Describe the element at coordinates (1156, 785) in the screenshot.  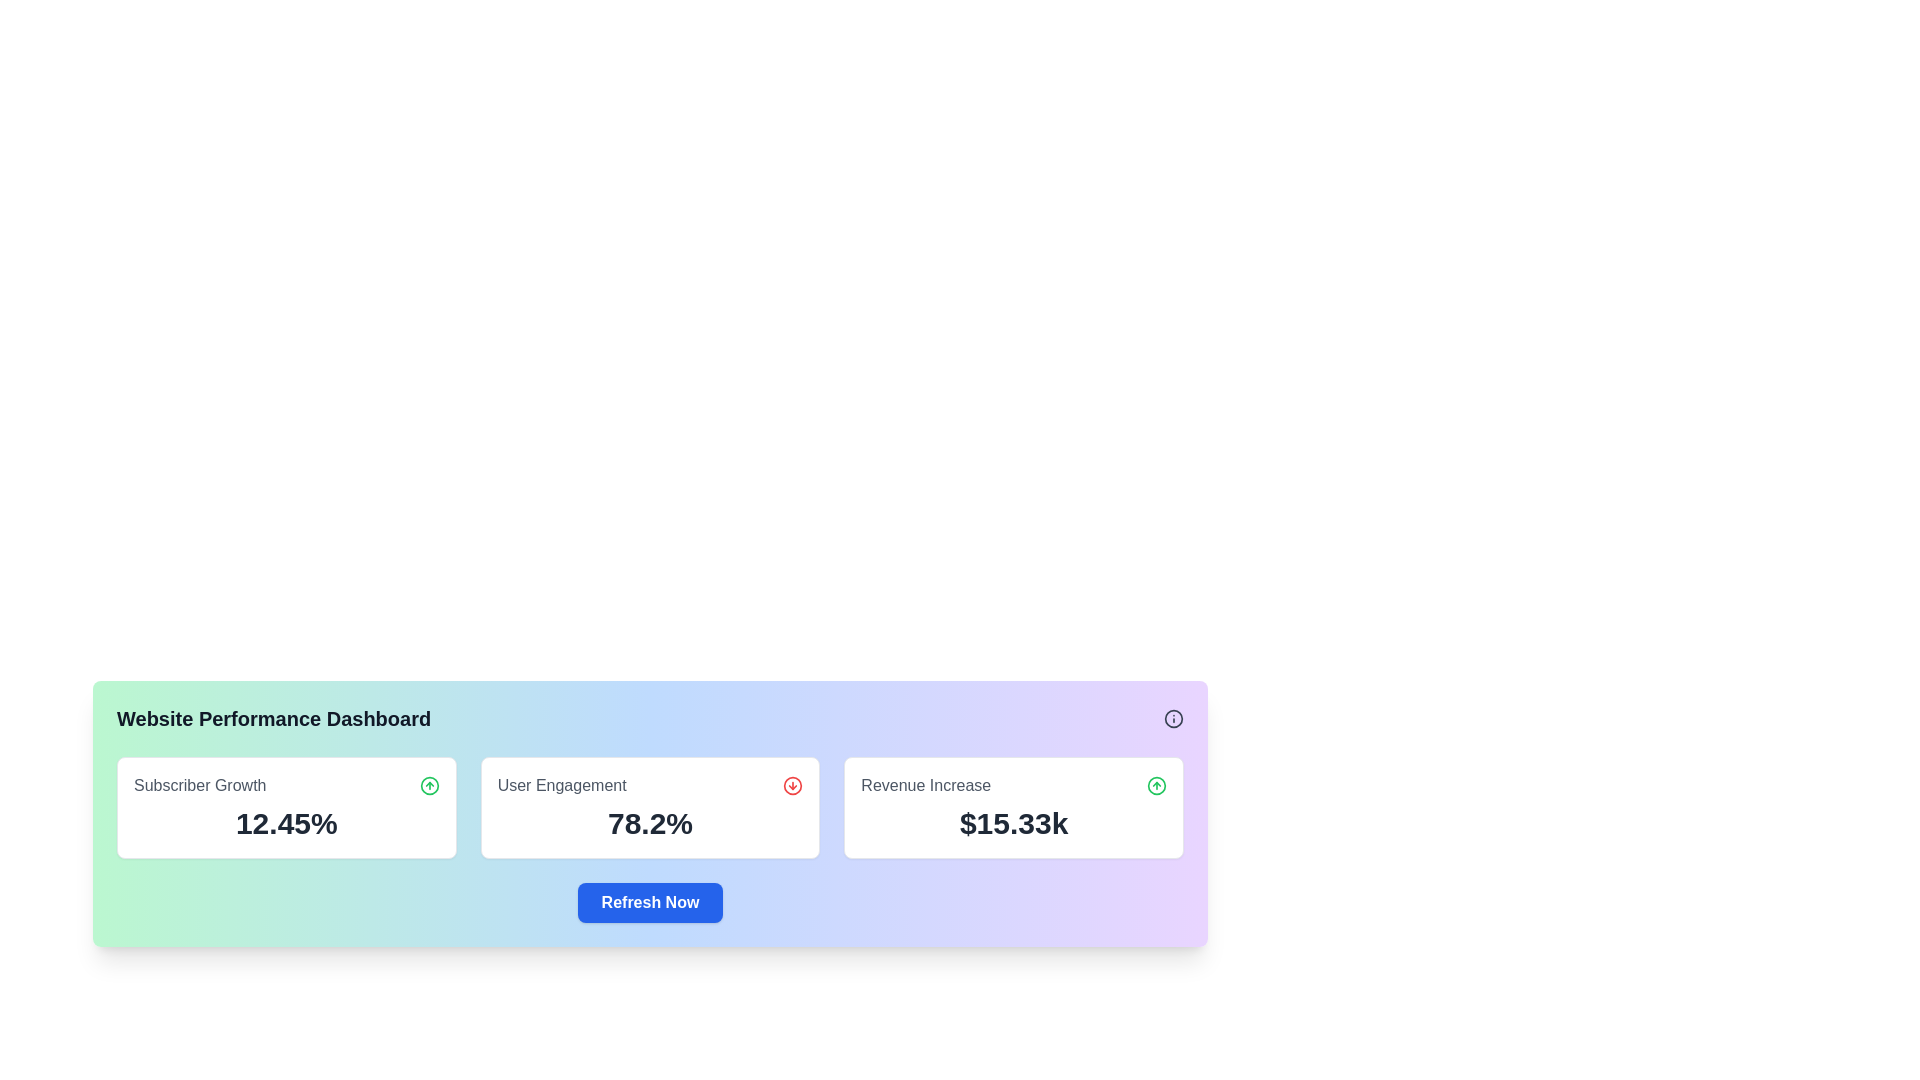
I see `the green circular icon with an upward arrow, located to the right of the 'Revenue Increase' label within the rightmost card of three horizontally aligned cards` at that location.